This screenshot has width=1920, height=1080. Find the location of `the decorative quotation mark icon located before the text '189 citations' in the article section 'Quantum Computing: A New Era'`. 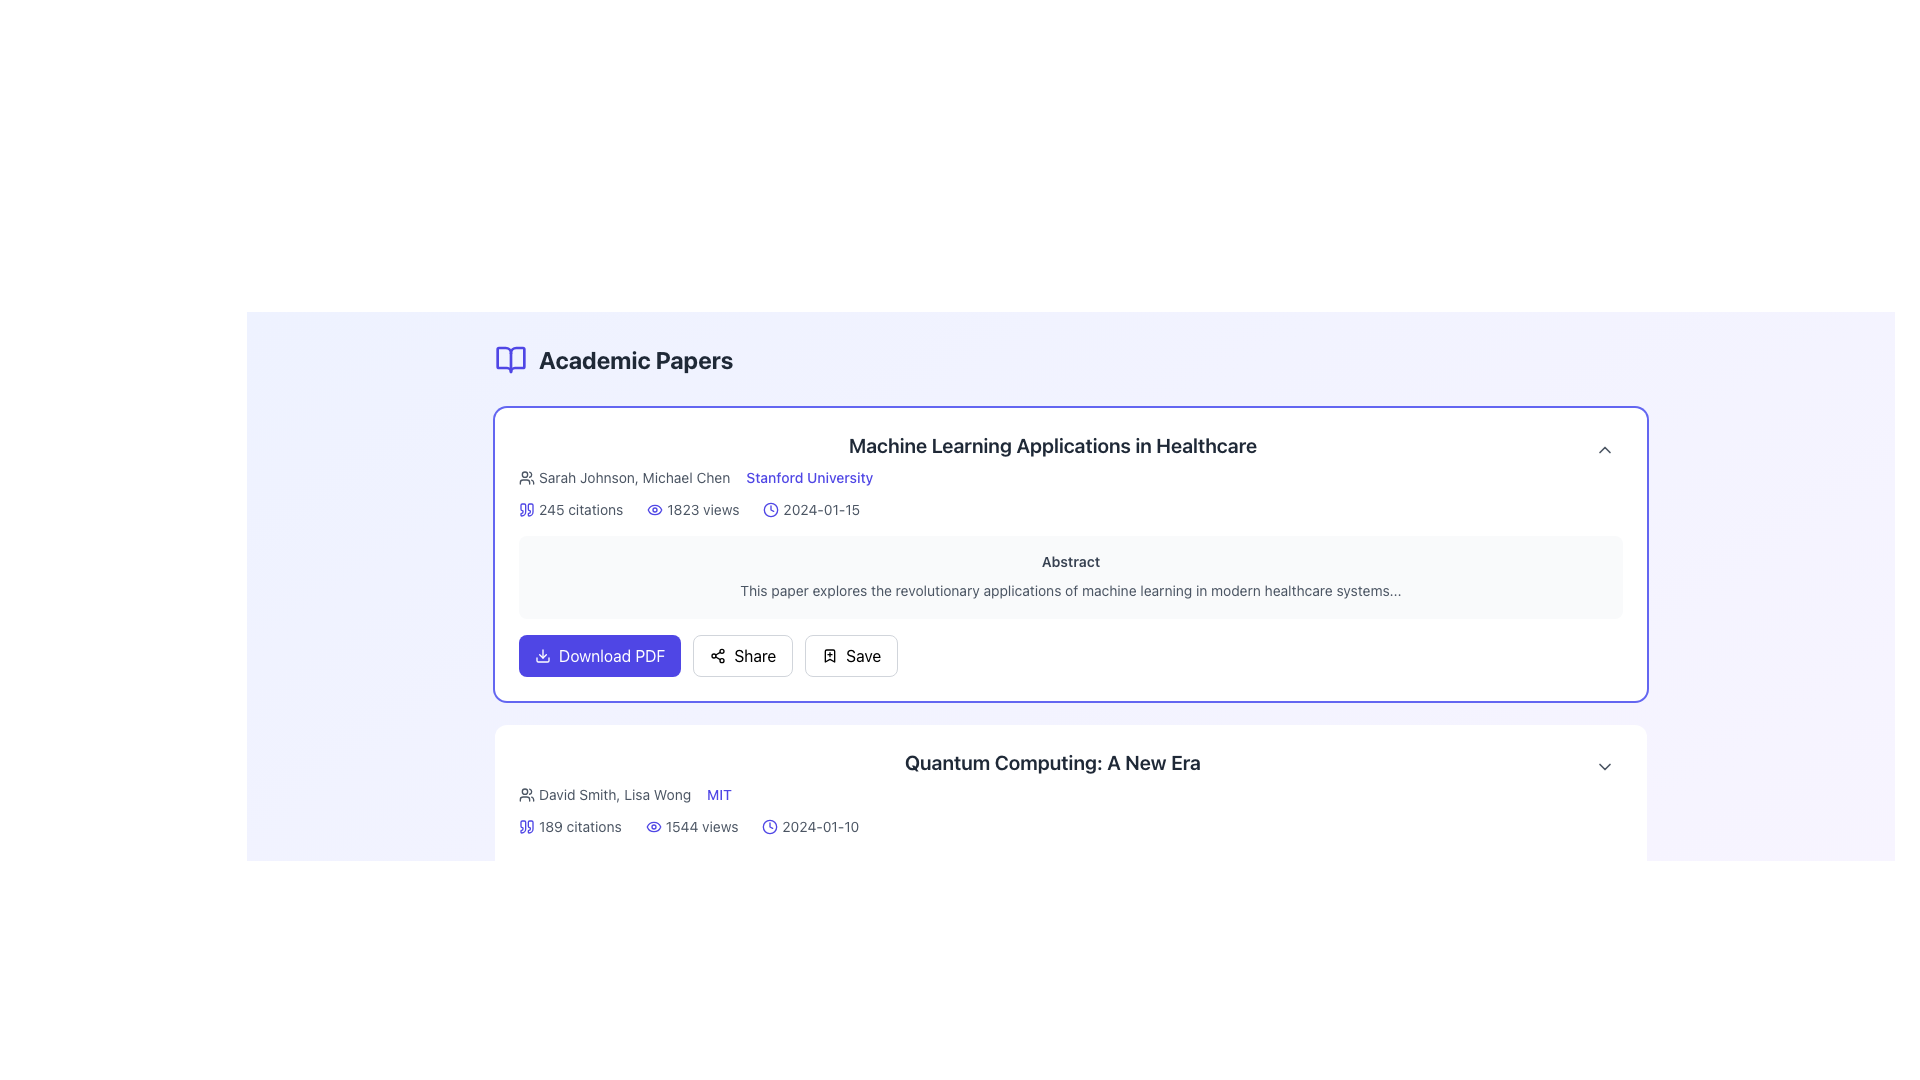

the decorative quotation mark icon located before the text '189 citations' in the article section 'Quantum Computing: A New Era' is located at coordinates (523, 826).